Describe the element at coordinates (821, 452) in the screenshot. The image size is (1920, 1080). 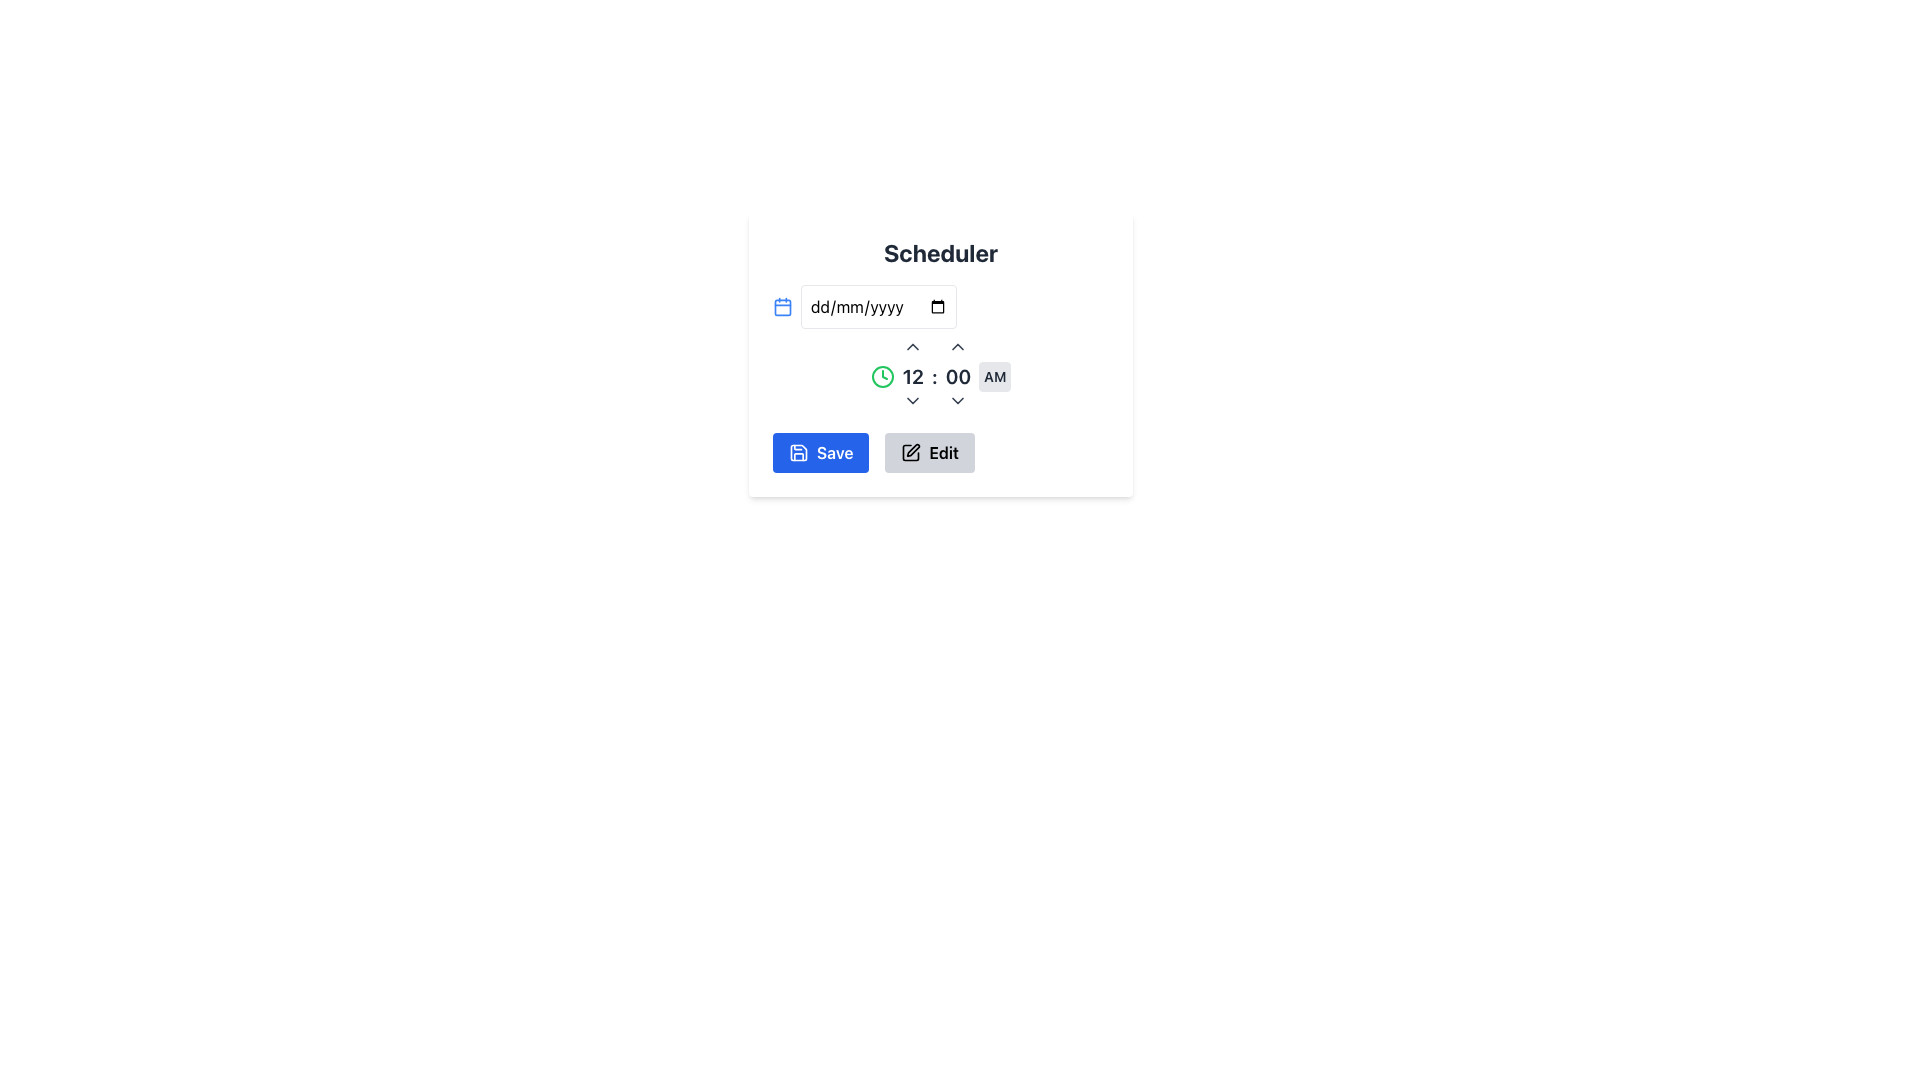
I see `the 'Save' button located at the top right corner of the scheduler interface` at that location.